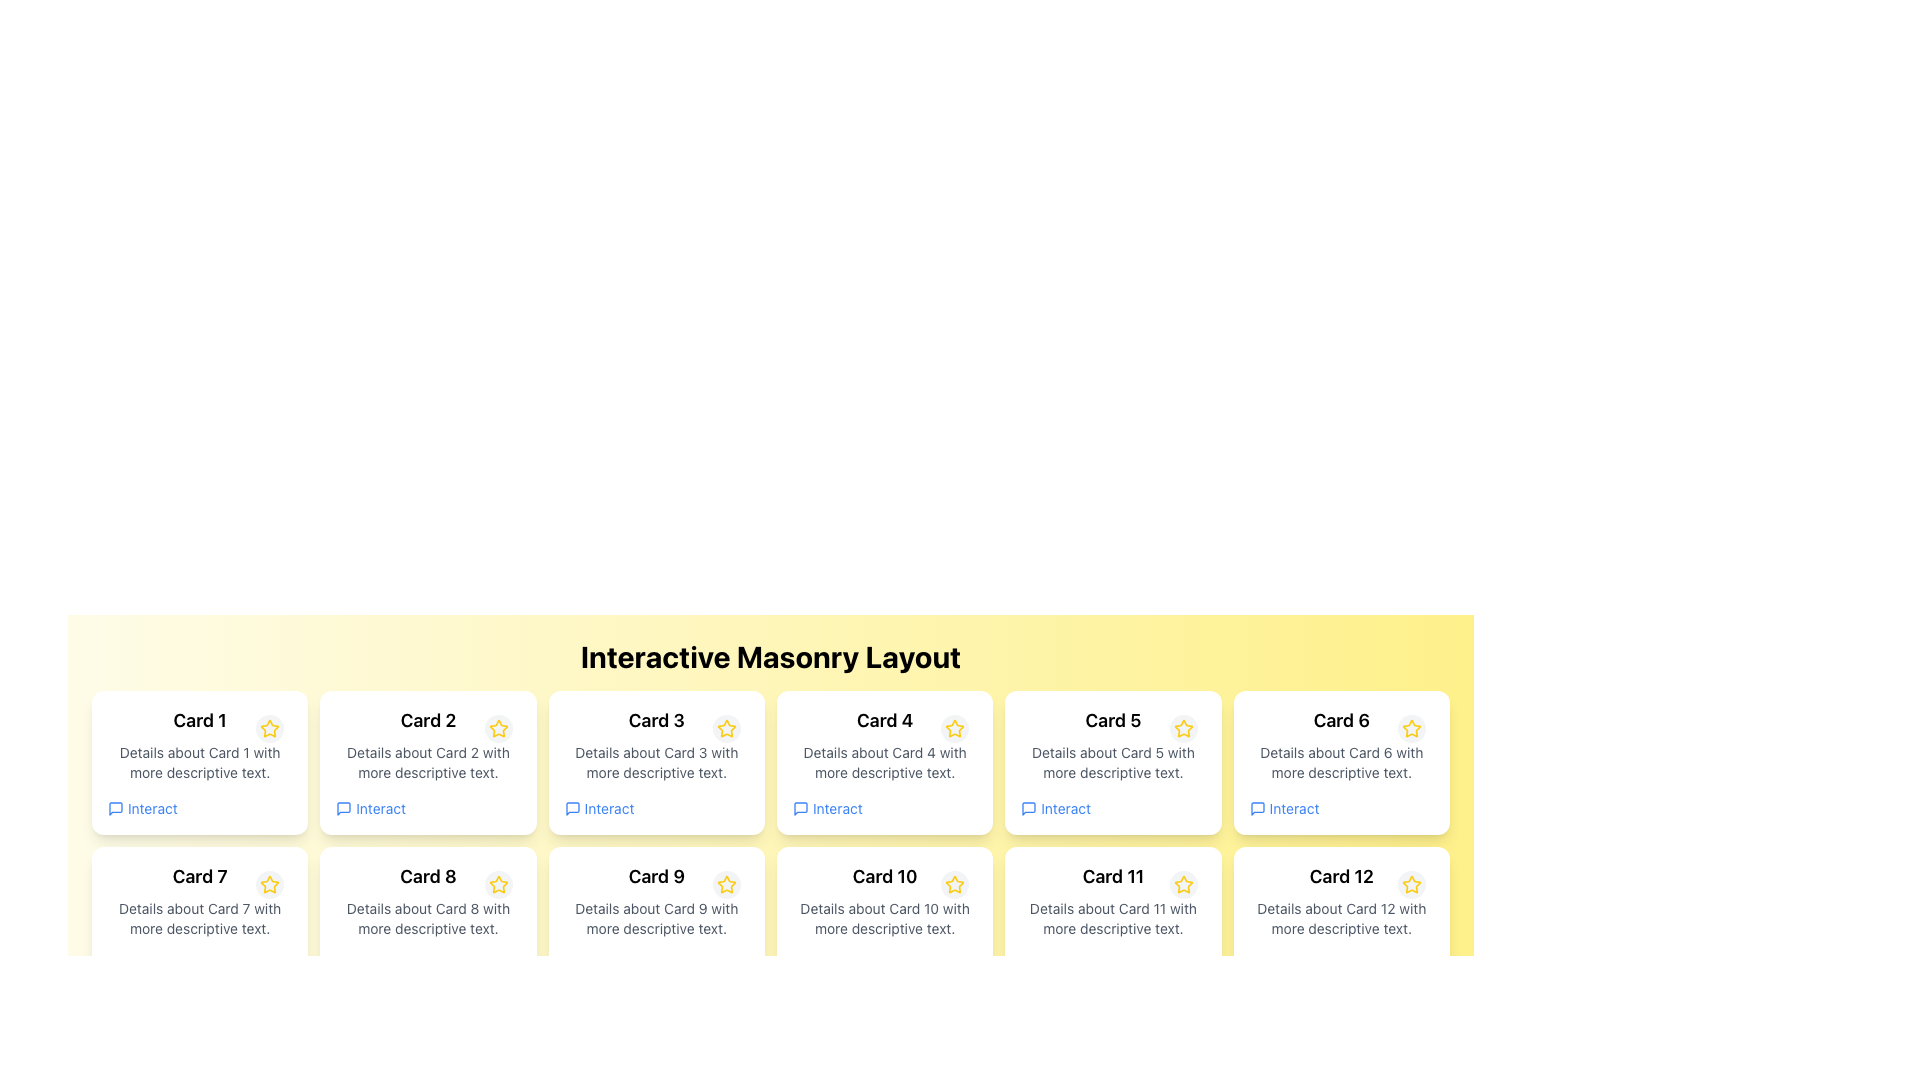  What do you see at coordinates (1410, 883) in the screenshot?
I see `the star-shaped icon with a yellow outline located in the top-right corner of 'Card 12' to trigger visual feedback` at bounding box center [1410, 883].